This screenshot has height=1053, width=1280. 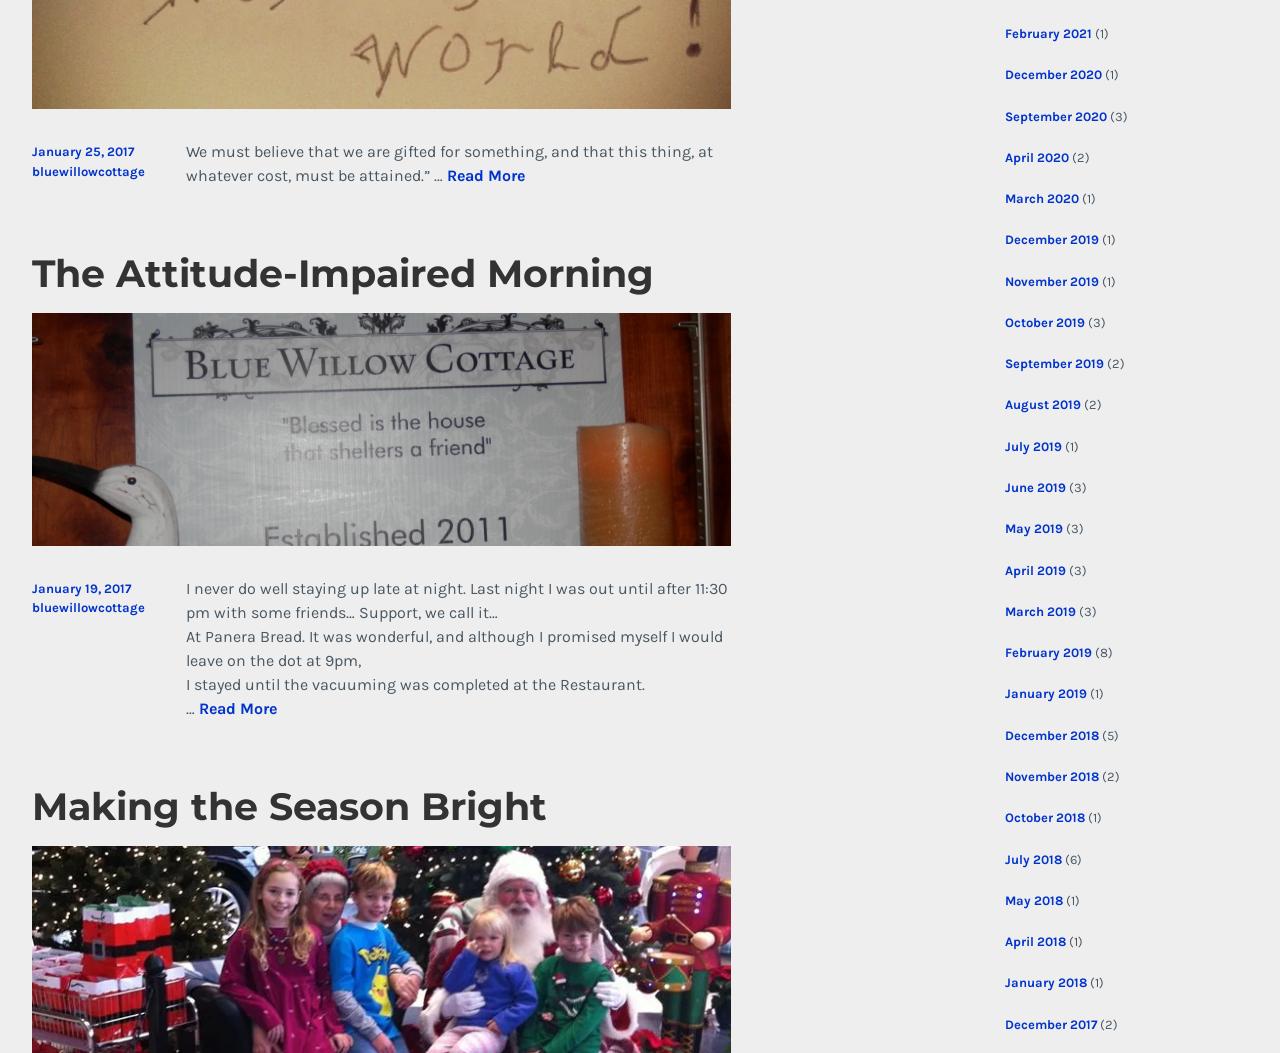 What do you see at coordinates (1042, 321) in the screenshot?
I see `'October 2019'` at bounding box center [1042, 321].